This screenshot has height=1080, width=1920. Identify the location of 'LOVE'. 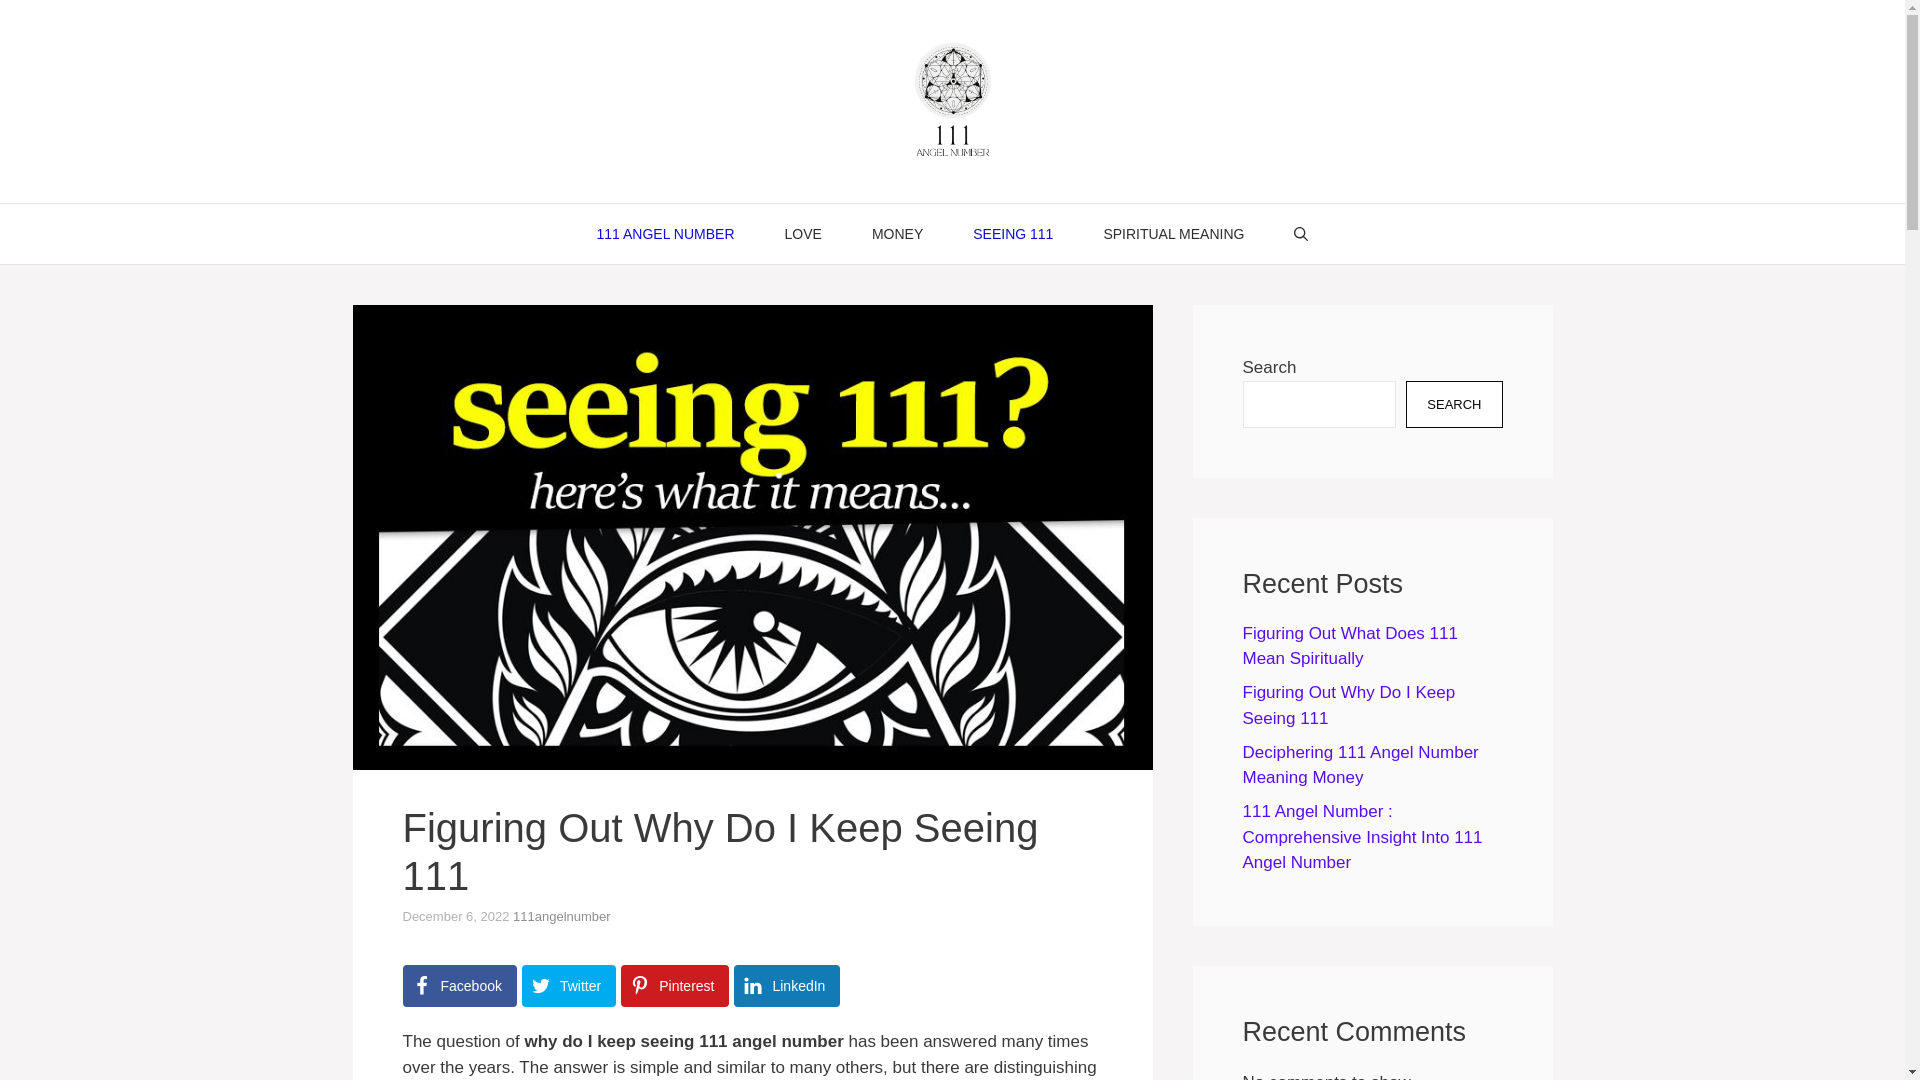
(803, 233).